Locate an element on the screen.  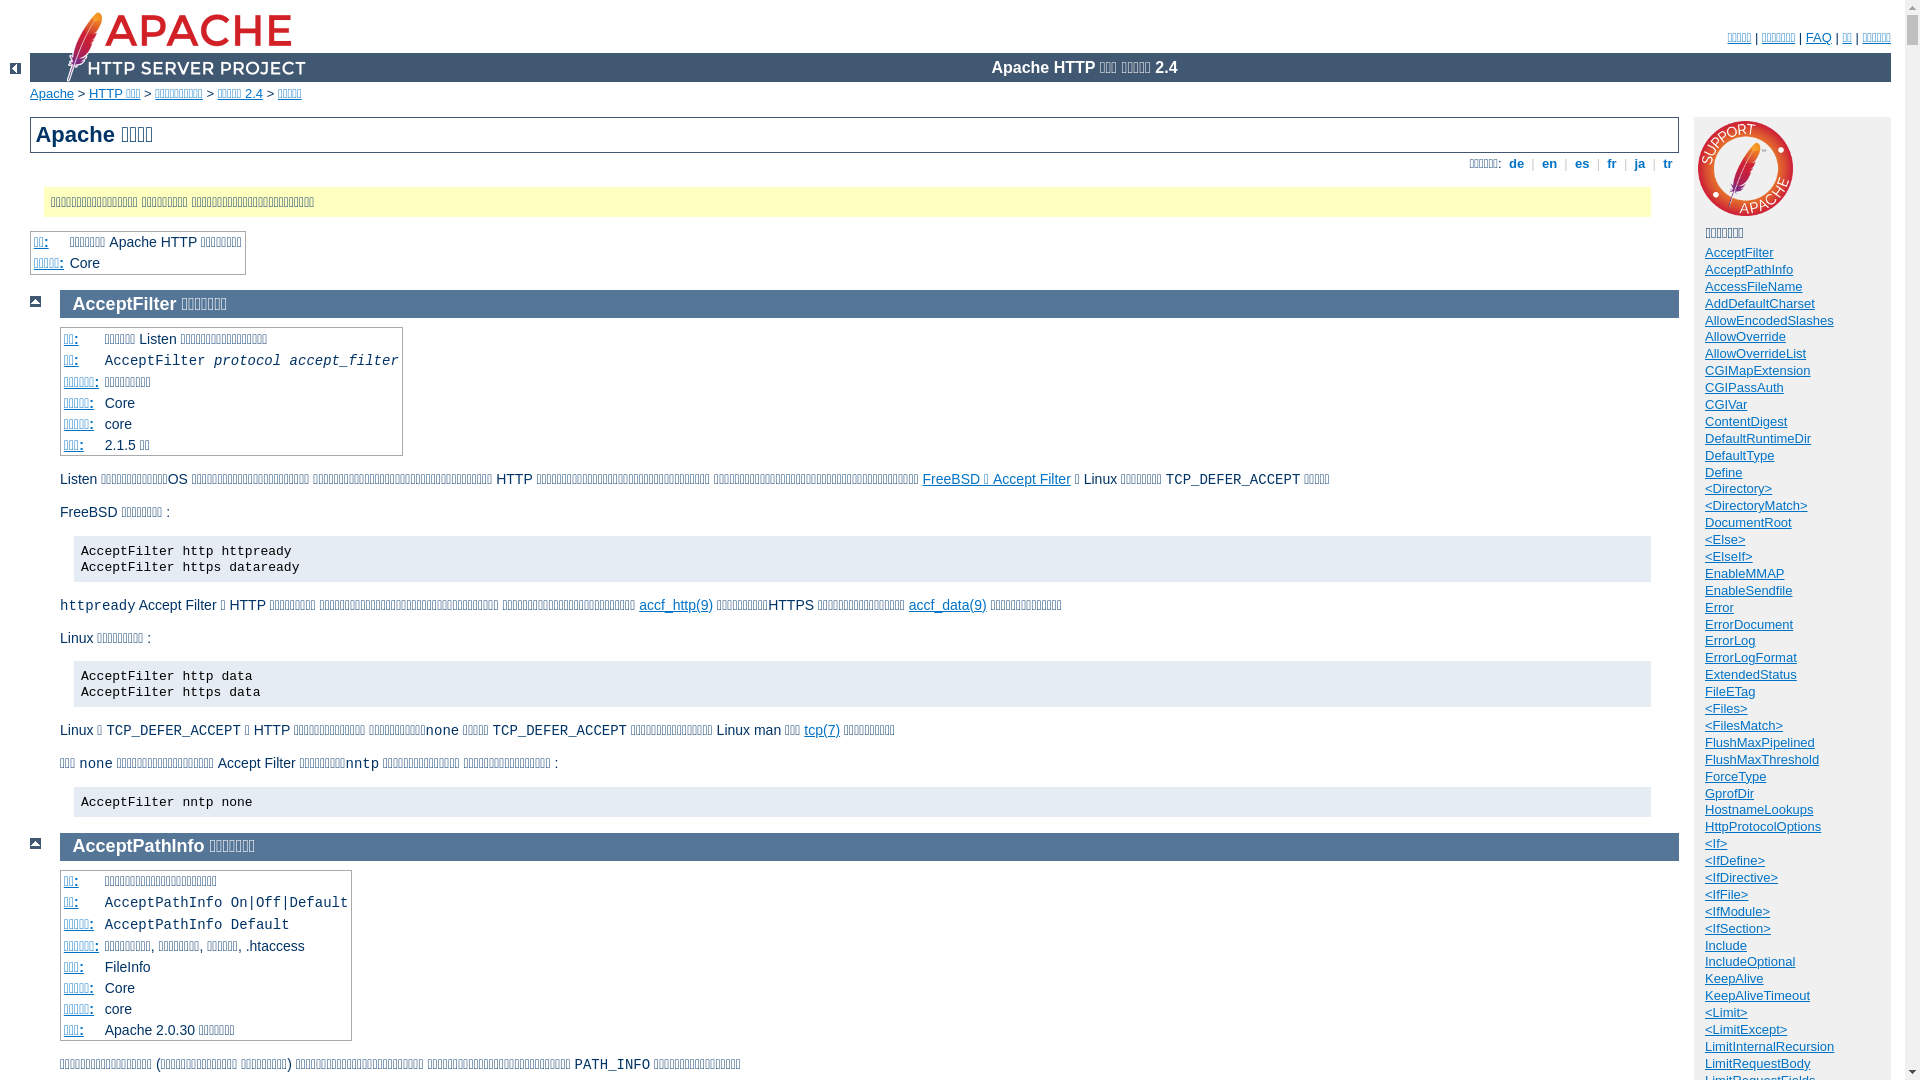
' de ' is located at coordinates (1516, 162).